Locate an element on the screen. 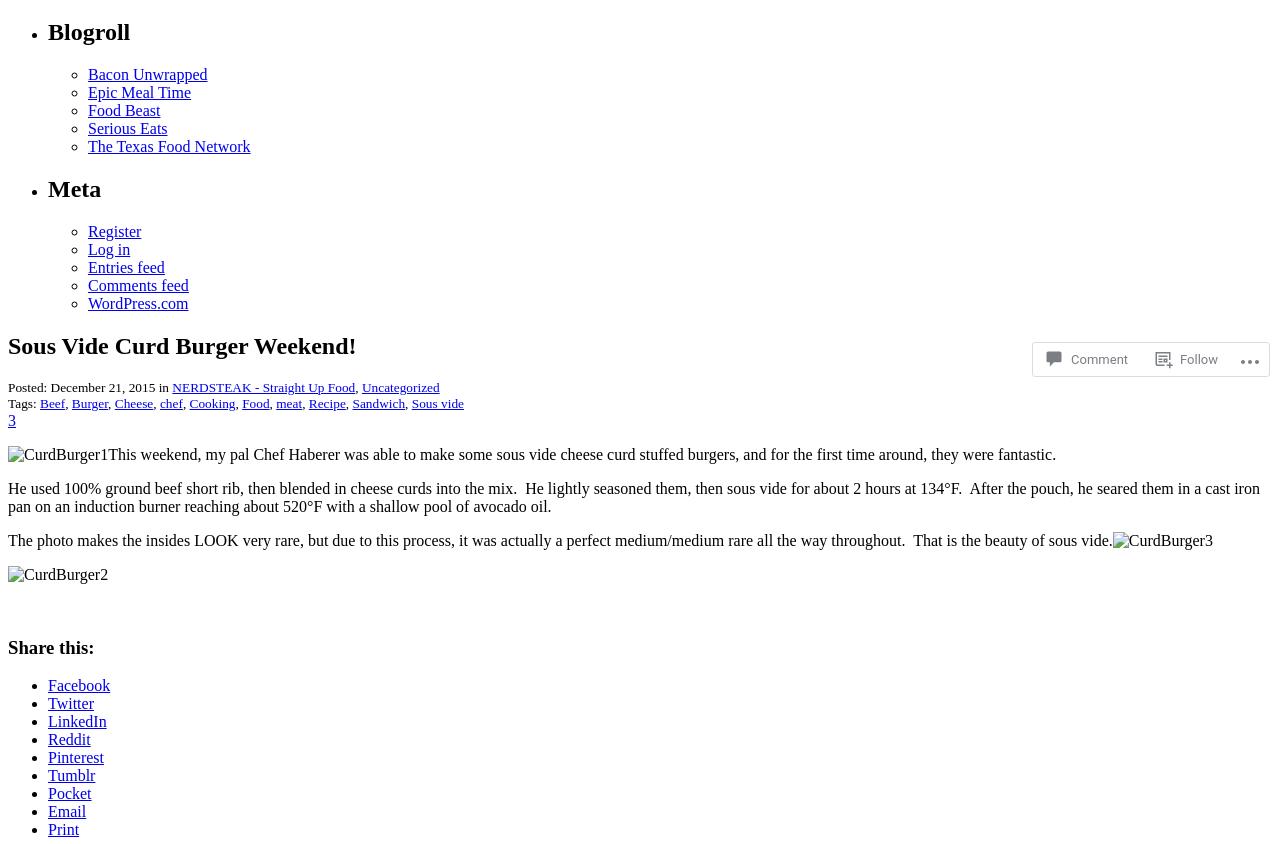 The width and height of the screenshot is (1280, 844). 'Email' is located at coordinates (66, 811).